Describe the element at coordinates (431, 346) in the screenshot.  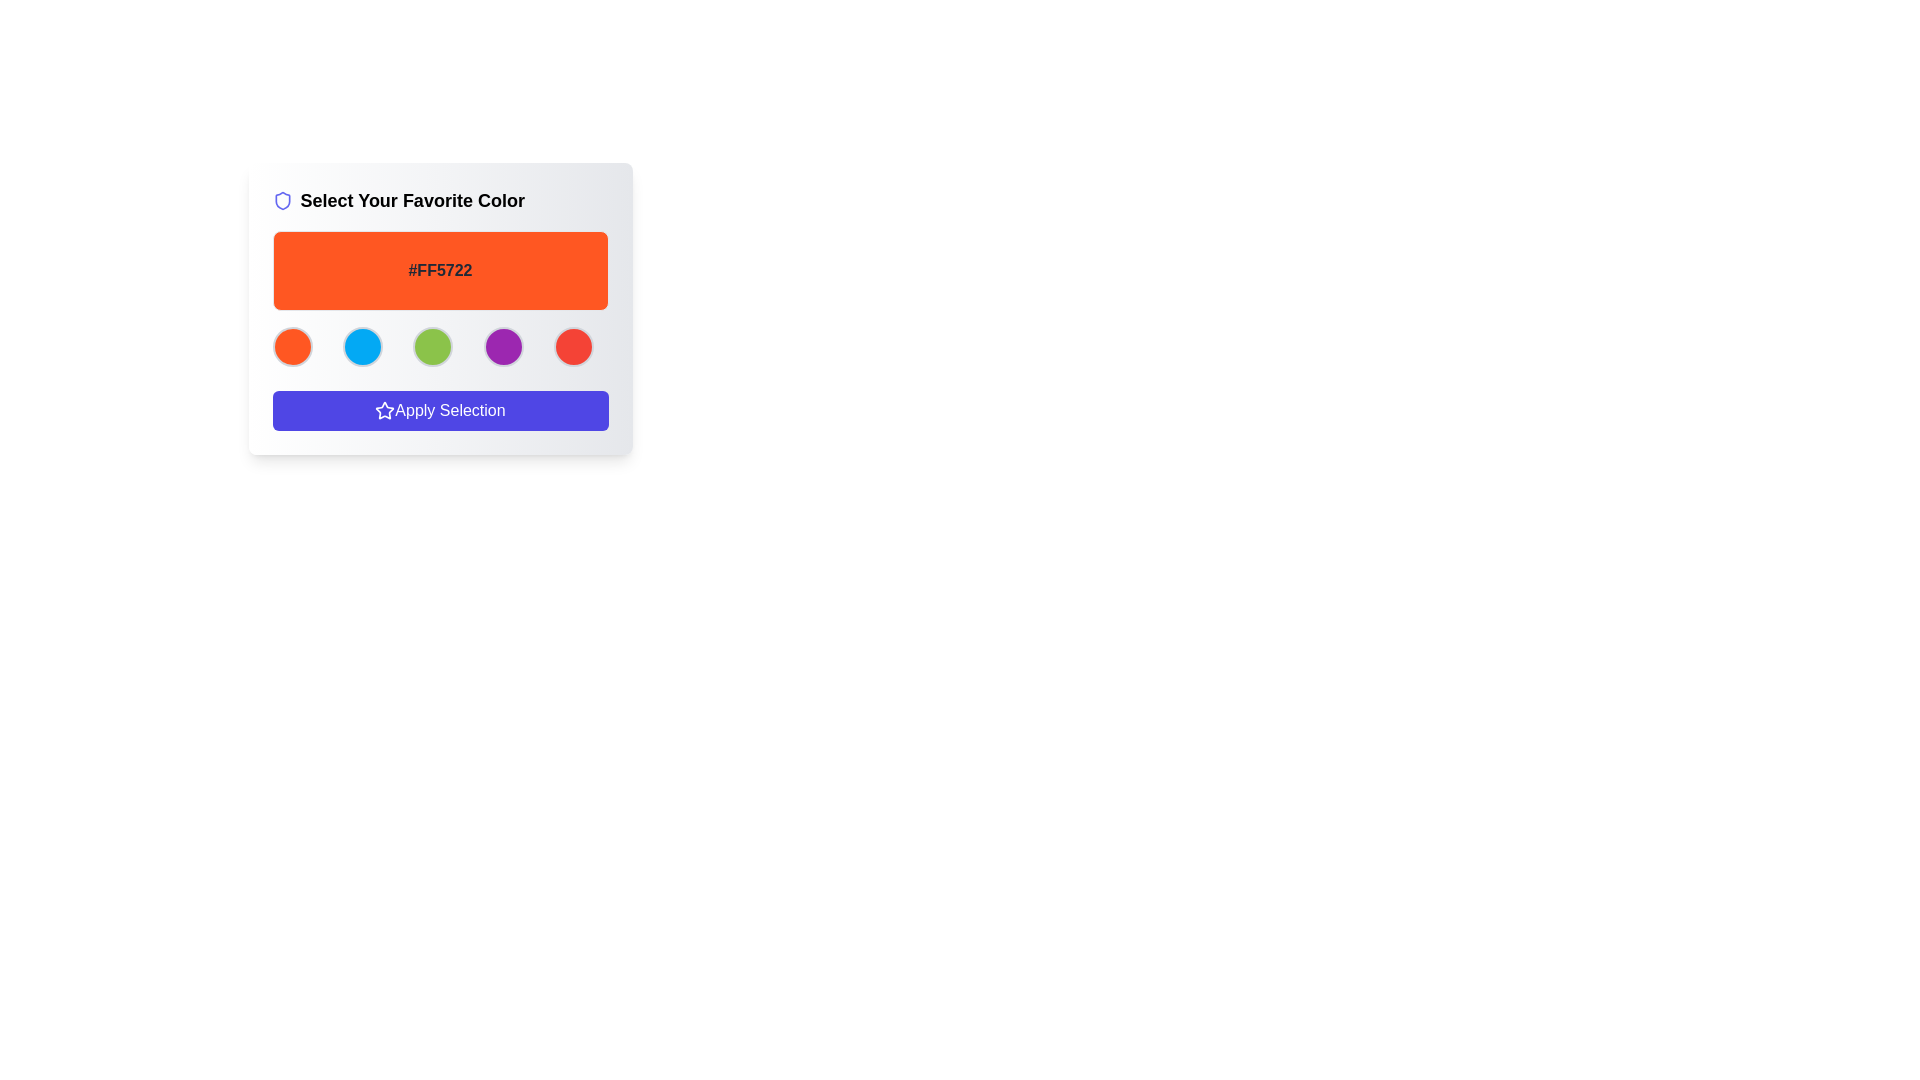
I see `the third circular color button located between the blue button on the left and the purple button on the right` at that location.